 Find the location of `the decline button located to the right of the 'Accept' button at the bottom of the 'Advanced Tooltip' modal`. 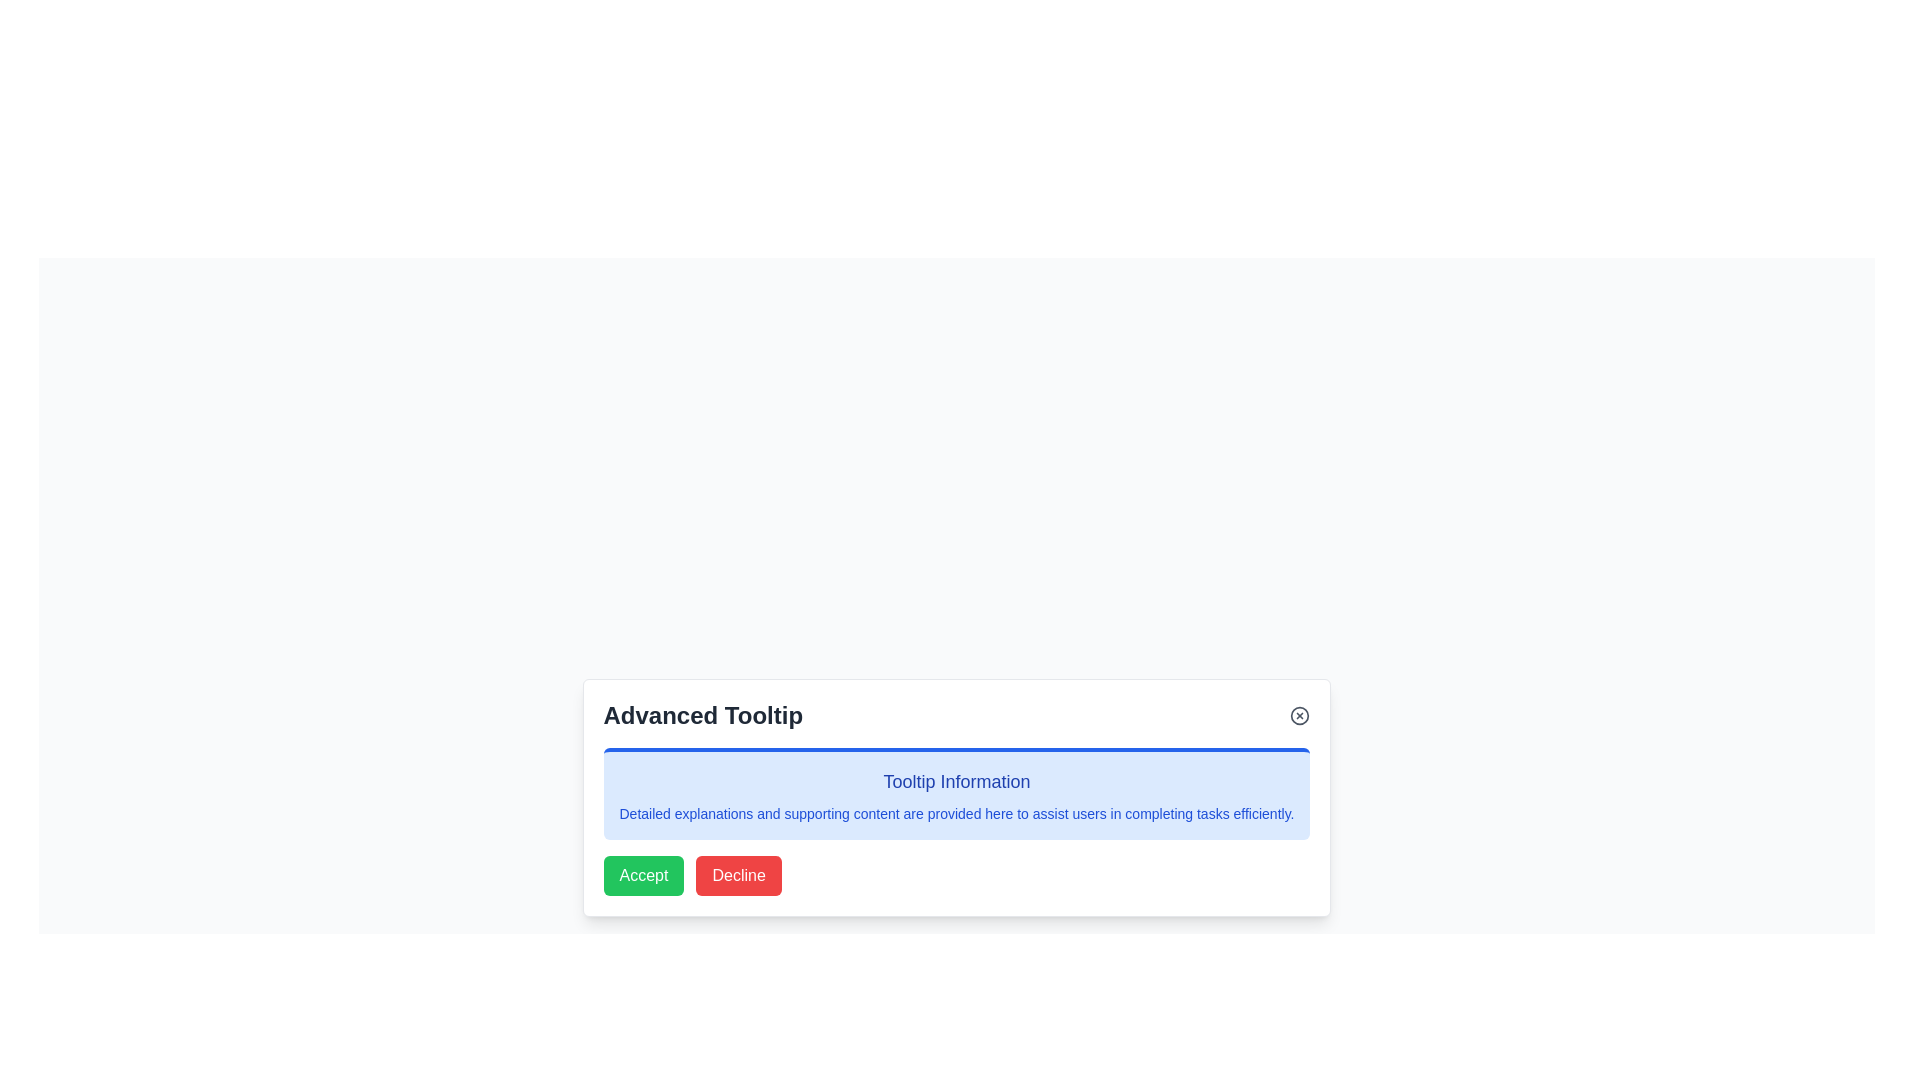

the decline button located to the right of the 'Accept' button at the bottom of the 'Advanced Tooltip' modal is located at coordinates (738, 874).